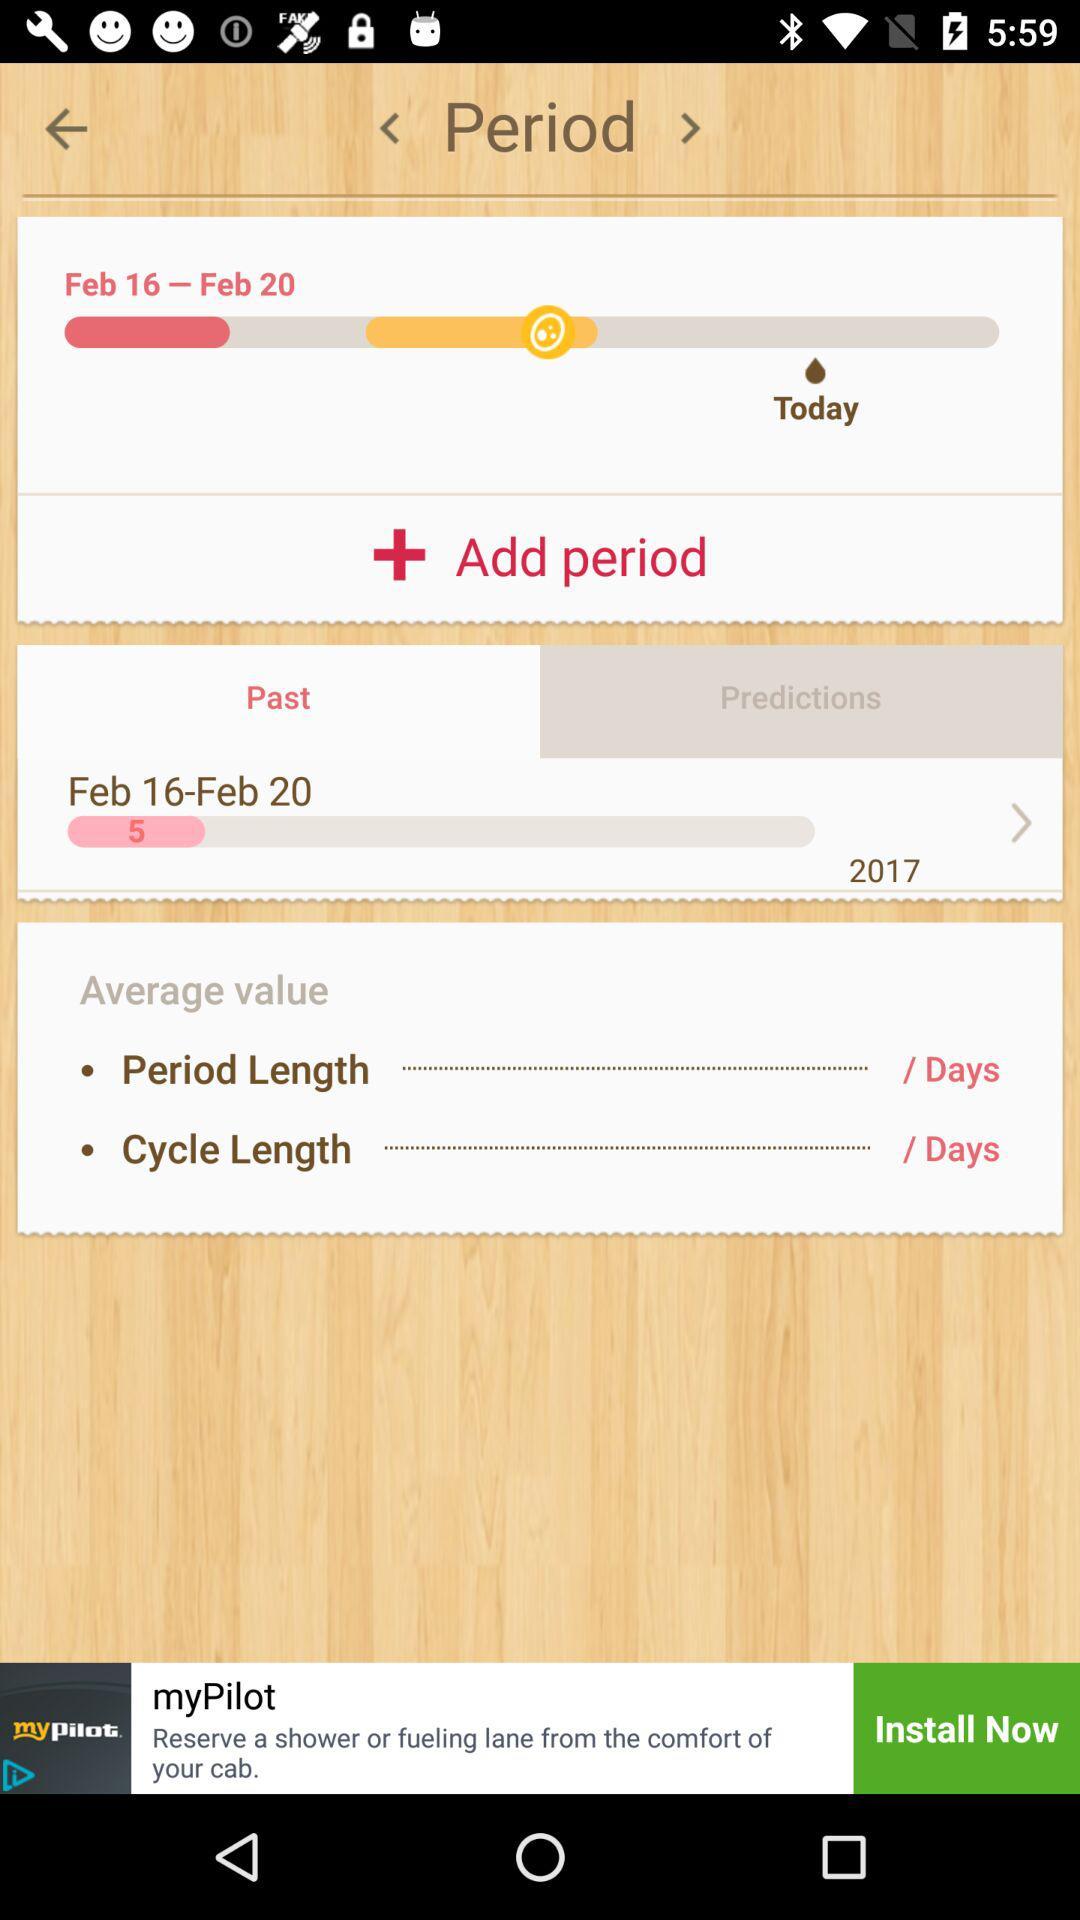 This screenshot has width=1080, height=1920. What do you see at coordinates (18, 1775) in the screenshot?
I see `the play icon` at bounding box center [18, 1775].